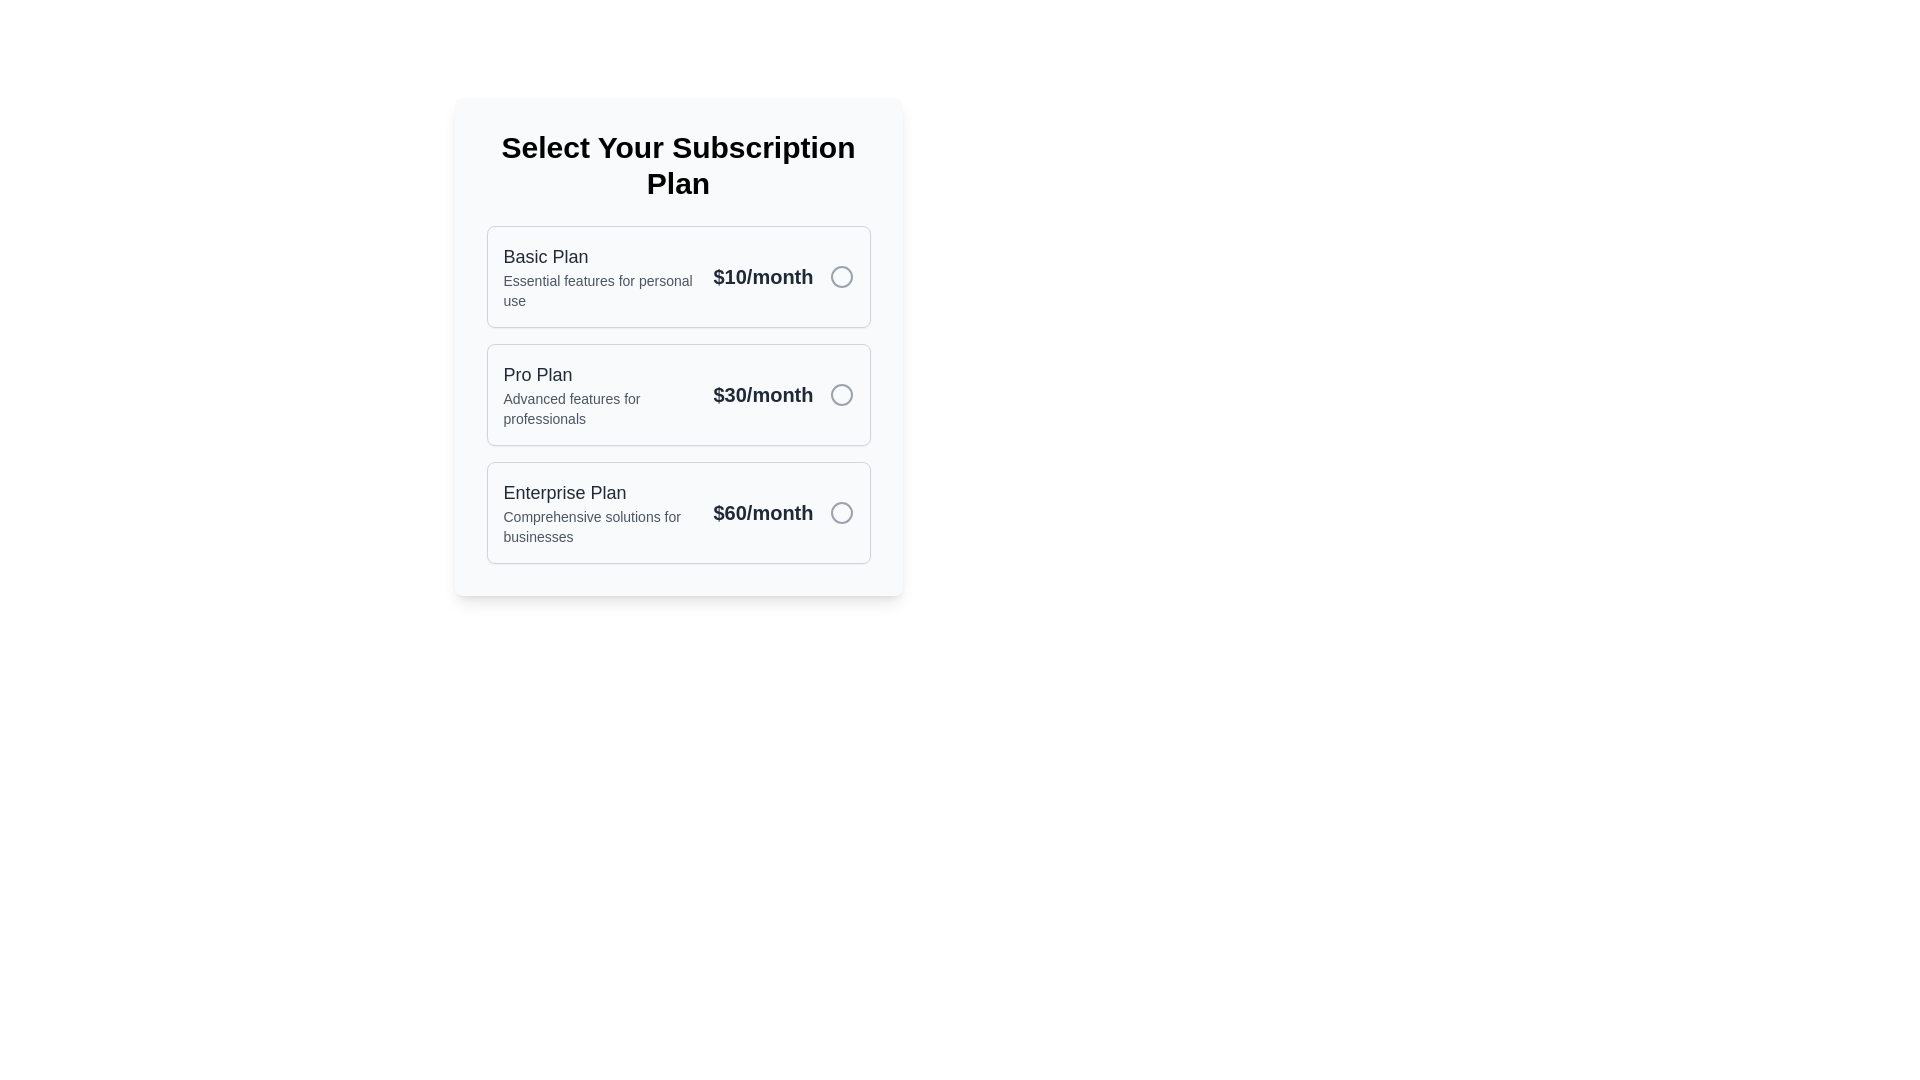 The height and width of the screenshot is (1080, 1920). What do you see at coordinates (841, 394) in the screenshot?
I see `the unselected radio button with a gray border` at bounding box center [841, 394].